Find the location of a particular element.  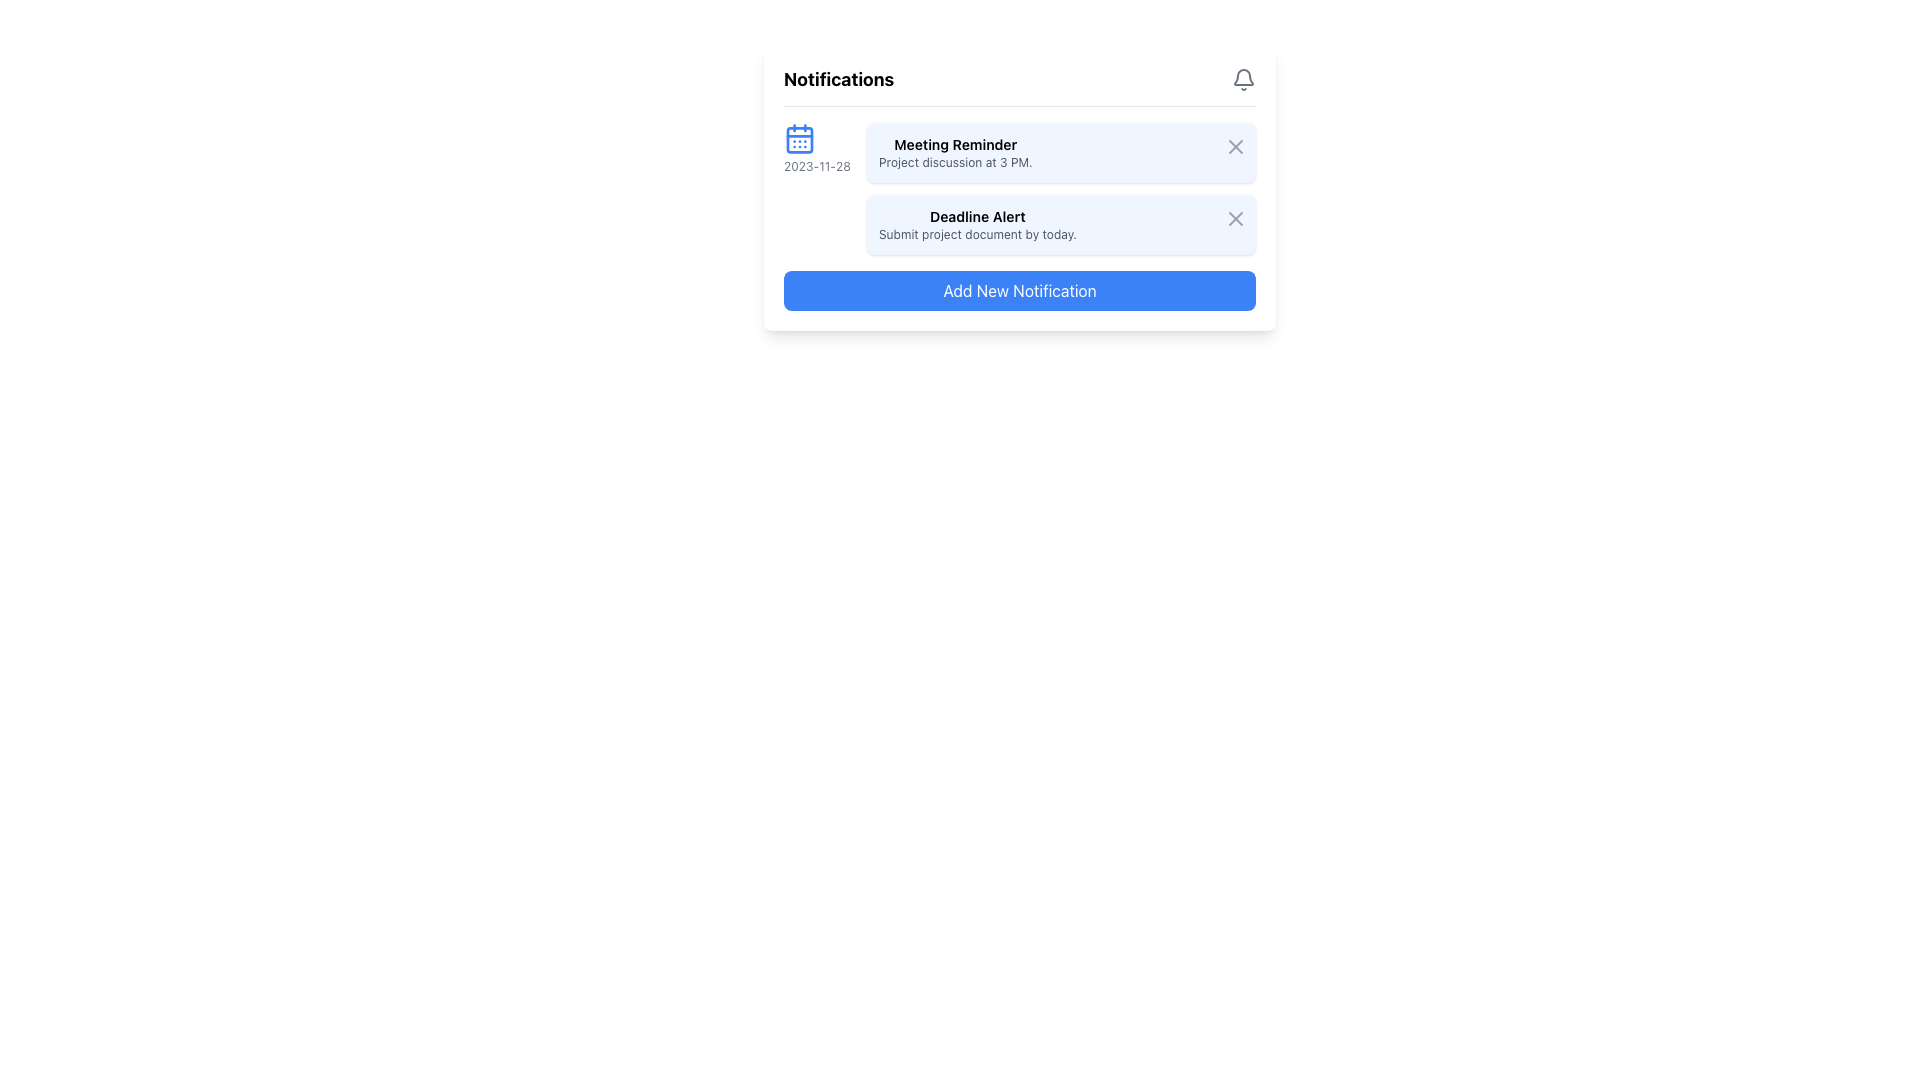

static text displaying 'Submit project document by today.' which is located below the main heading 'Deadline Alert' in a notification card is located at coordinates (977, 234).